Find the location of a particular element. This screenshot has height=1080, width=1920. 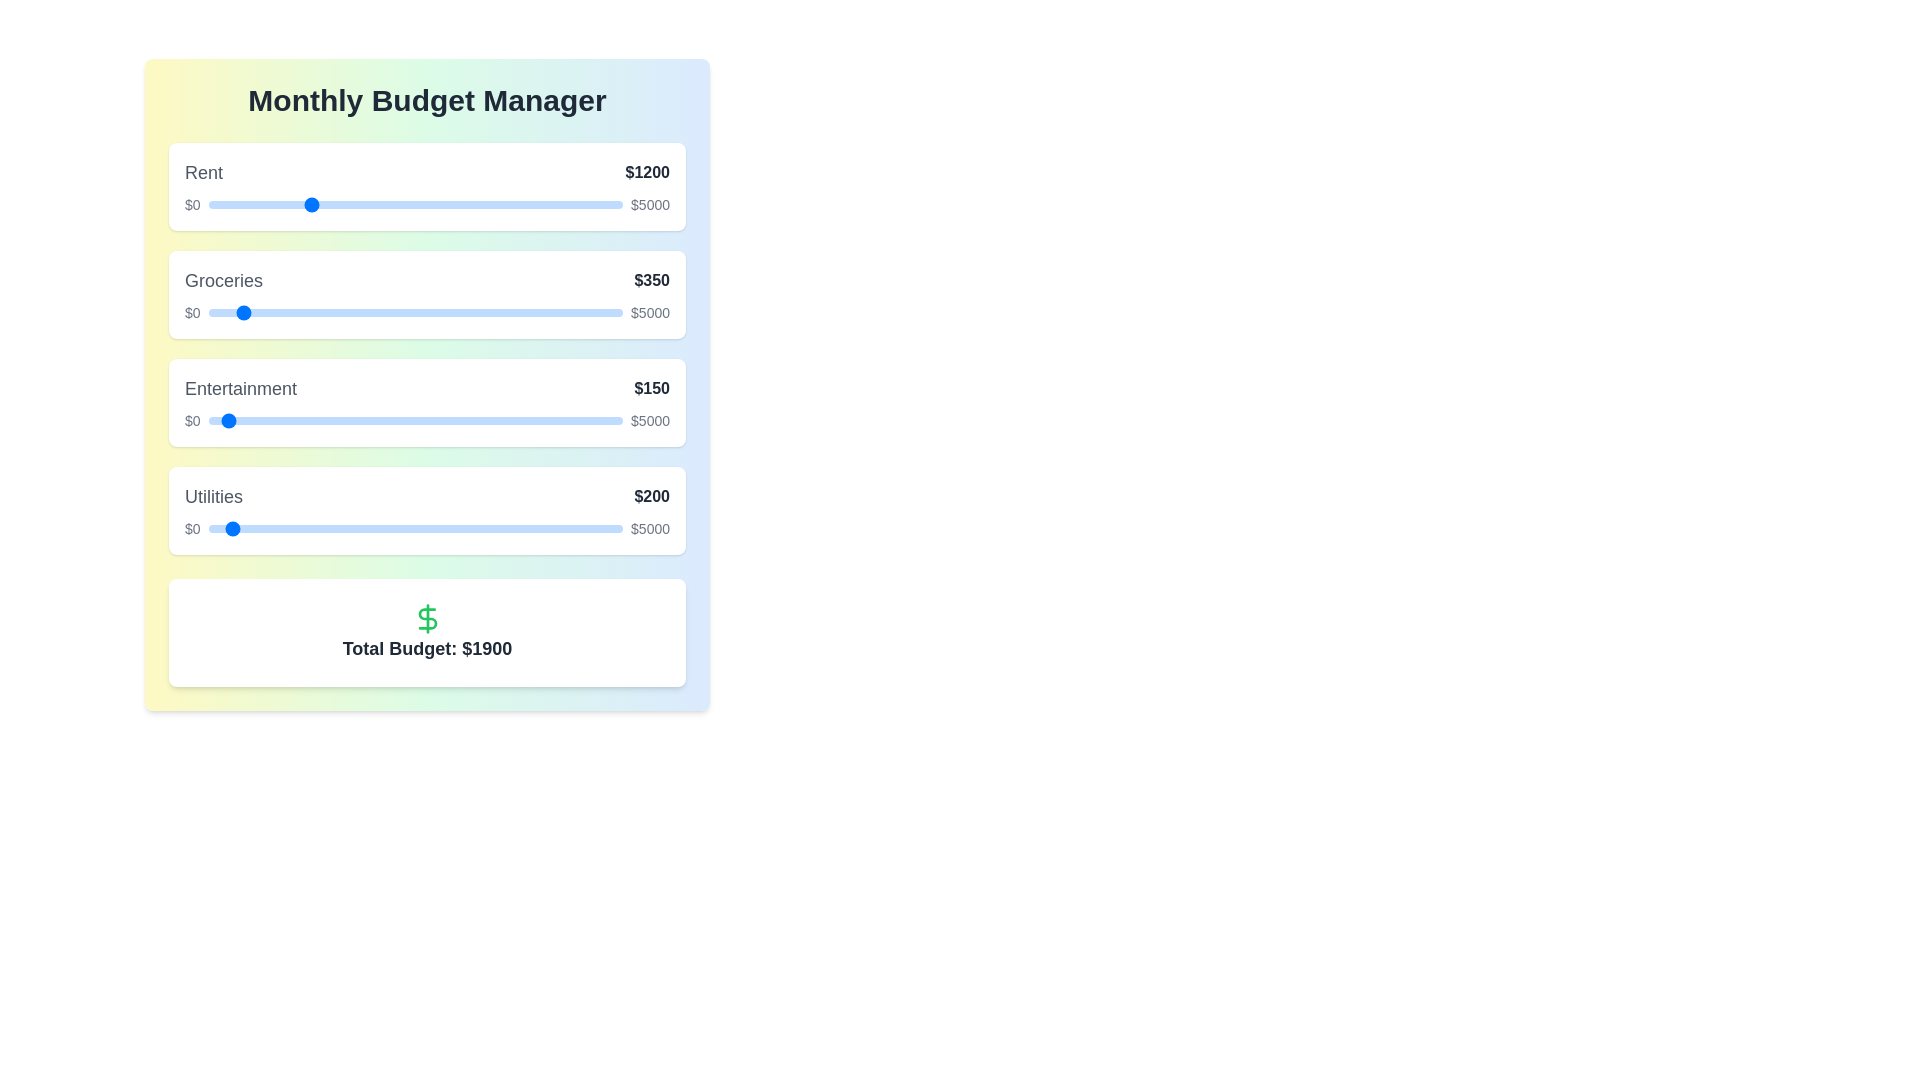

the text label displaying the current amount allocated to the 'Entertainment' category in the budget system, which is positioned to the far right of the 'Entertainment' row is located at coordinates (652, 389).